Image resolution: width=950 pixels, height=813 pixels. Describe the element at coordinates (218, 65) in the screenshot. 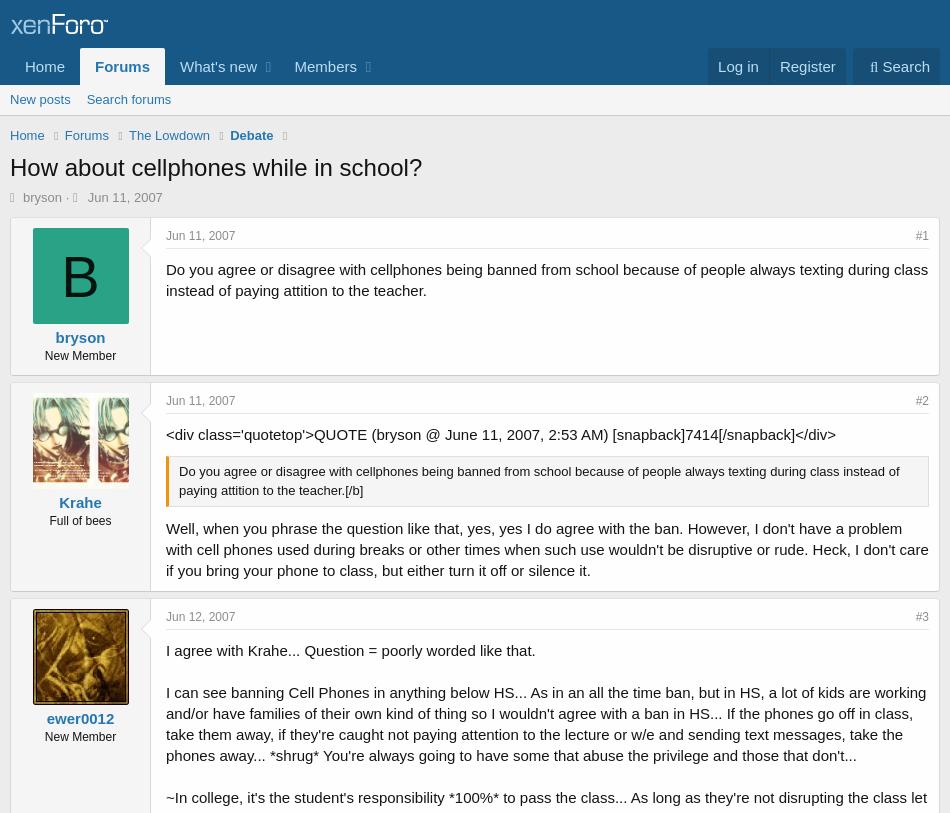

I see `'What's new'` at that location.